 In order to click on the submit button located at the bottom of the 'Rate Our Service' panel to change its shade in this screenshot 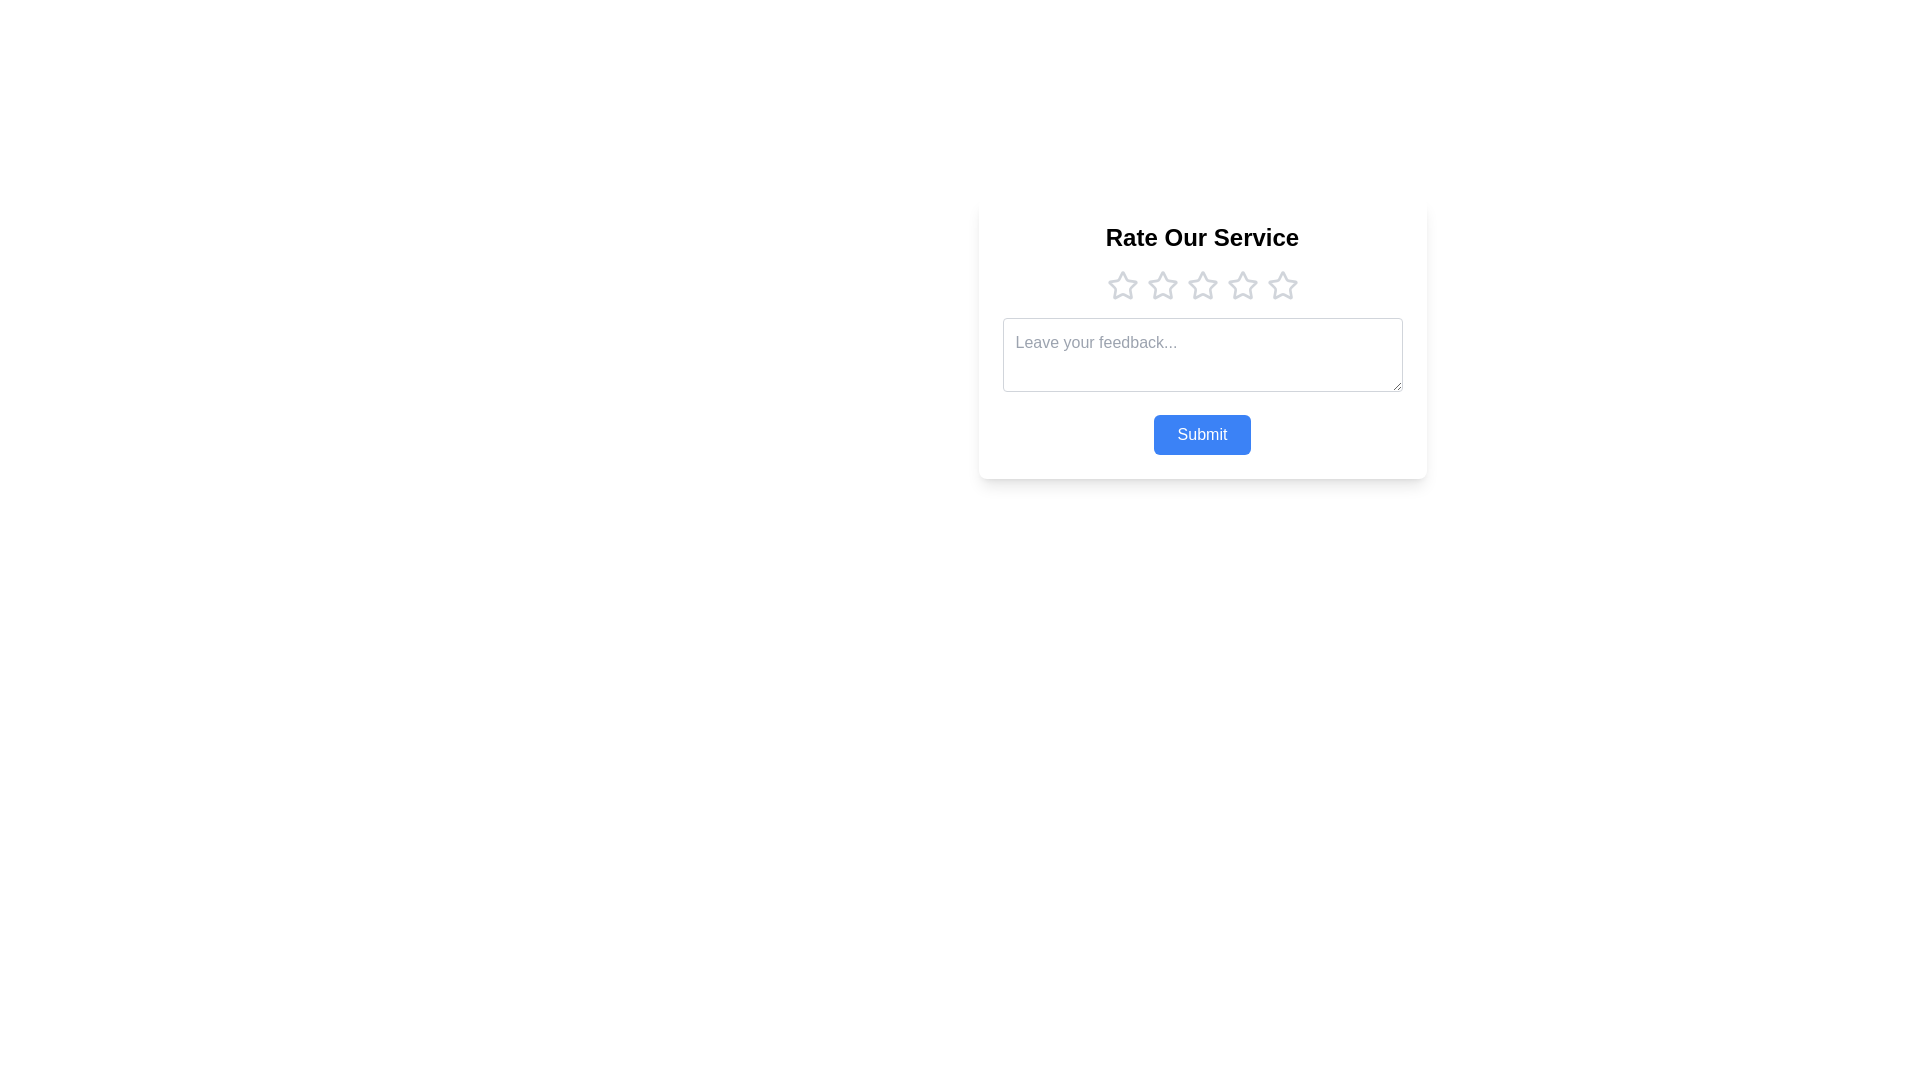, I will do `click(1201, 434)`.